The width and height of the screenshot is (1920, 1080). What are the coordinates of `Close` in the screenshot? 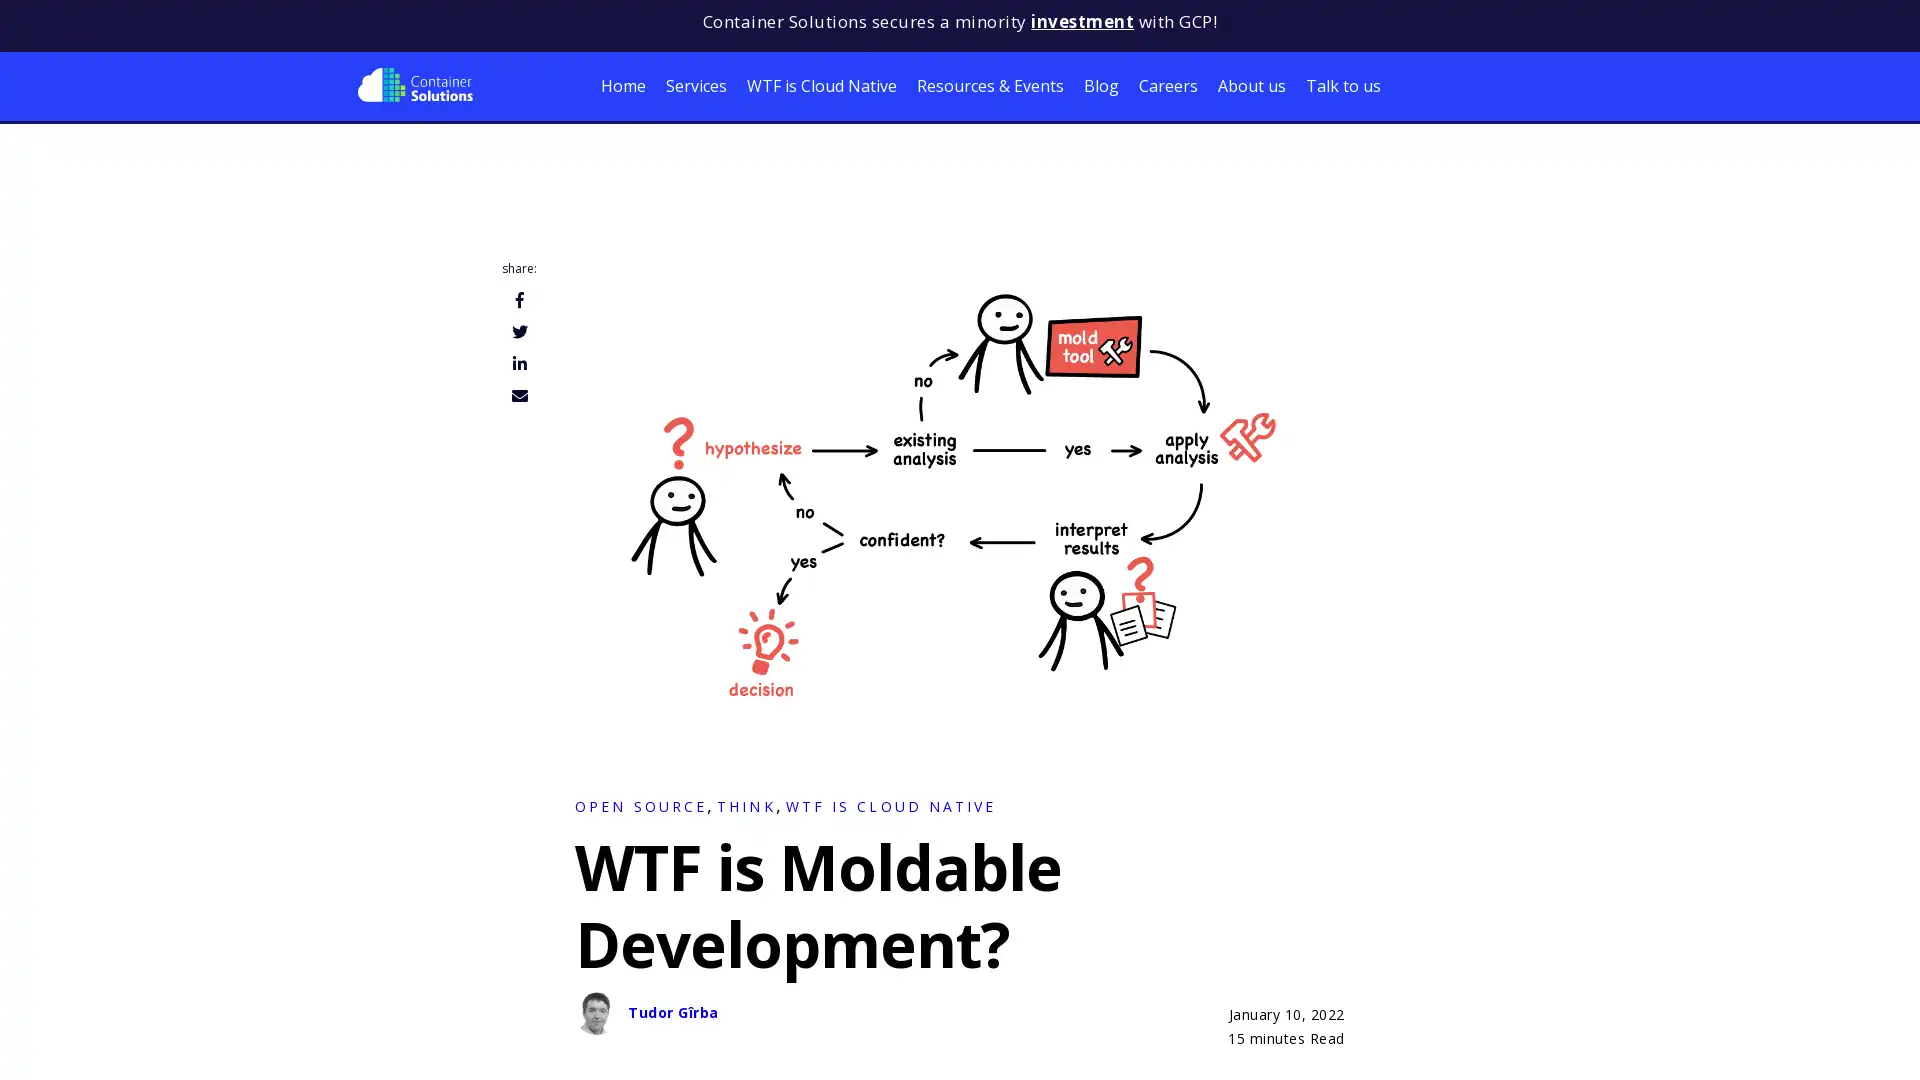 It's located at (399, 930).